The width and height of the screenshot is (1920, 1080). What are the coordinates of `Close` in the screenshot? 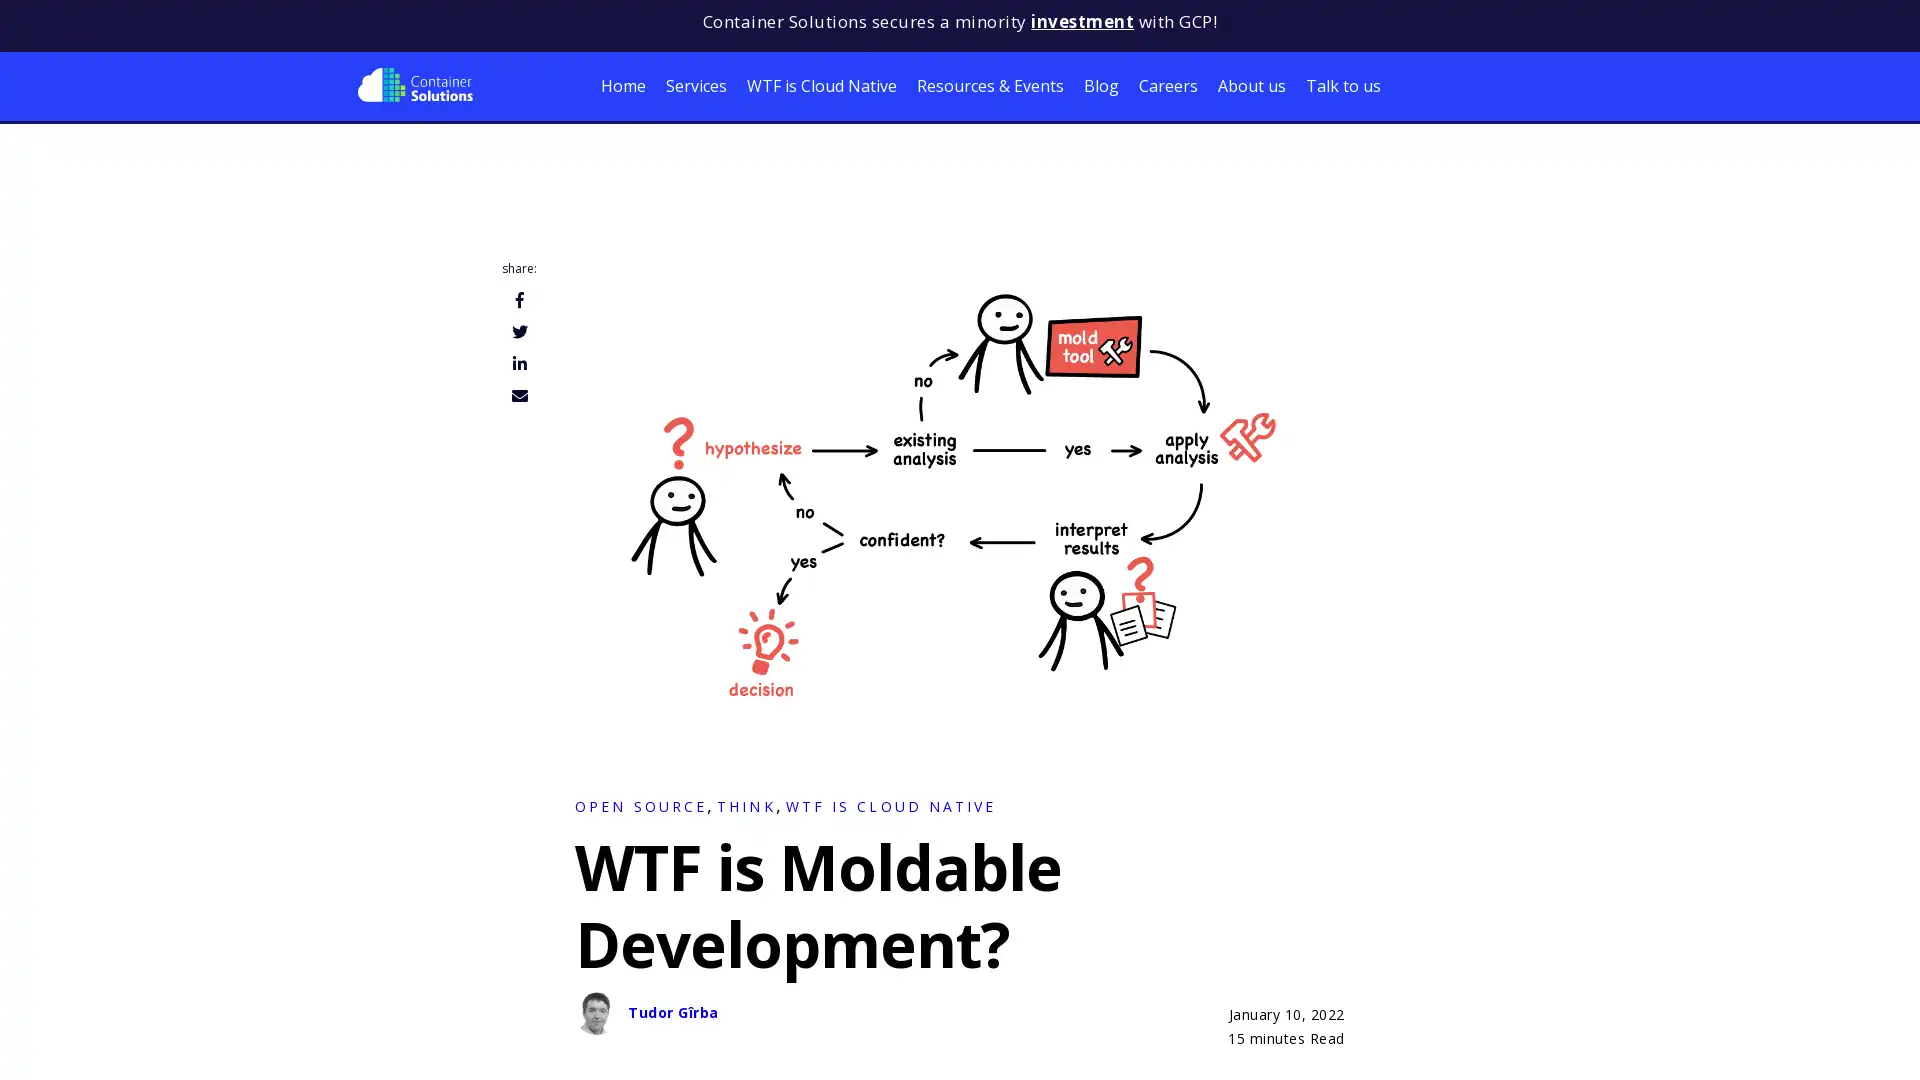 It's located at (399, 930).